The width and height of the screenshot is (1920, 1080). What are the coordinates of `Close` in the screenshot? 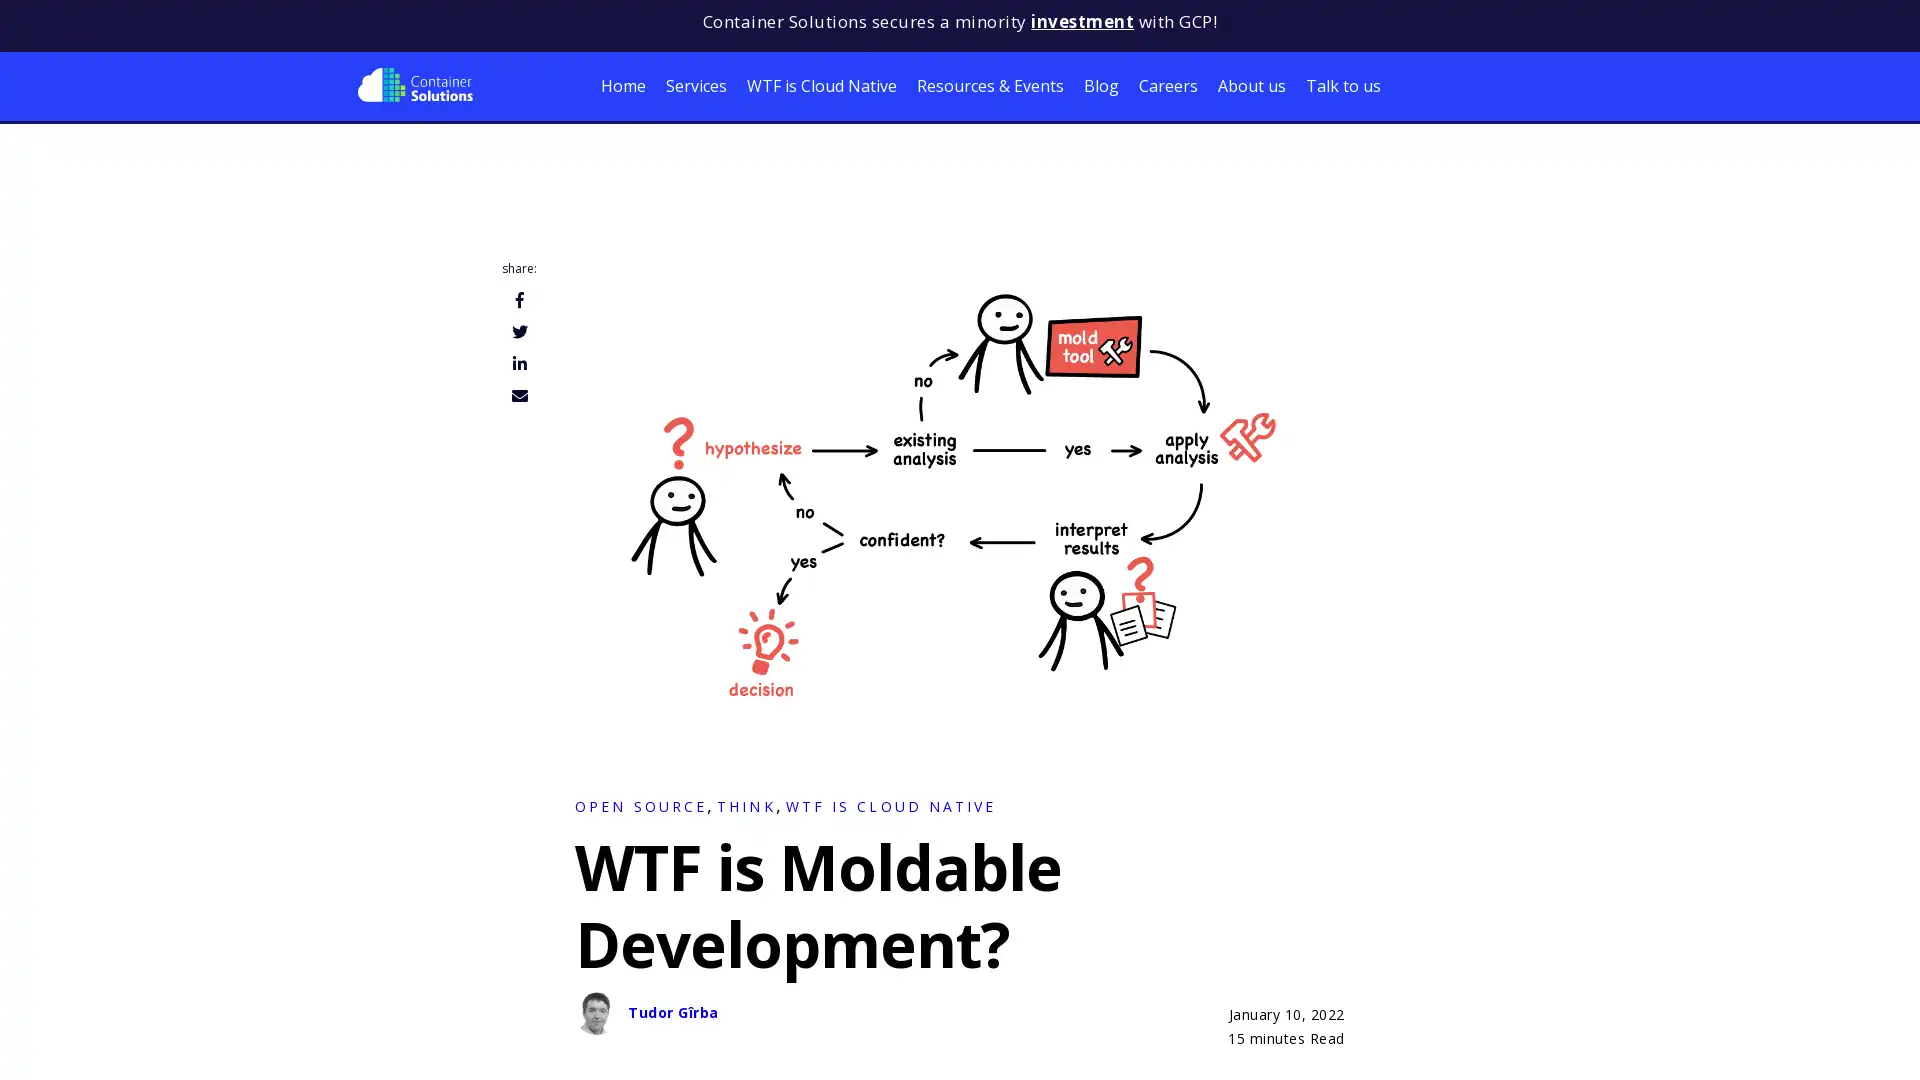 It's located at (399, 930).